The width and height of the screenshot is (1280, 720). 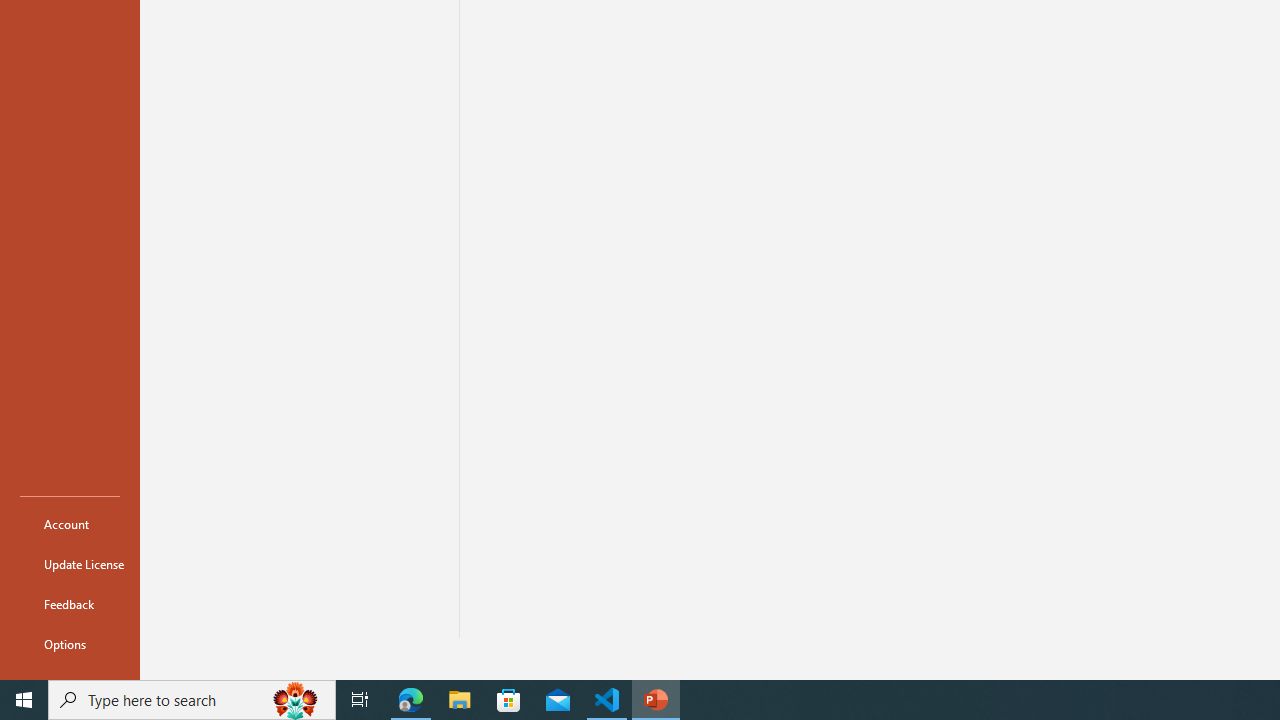 I want to click on 'Account', so click(x=69, y=523).